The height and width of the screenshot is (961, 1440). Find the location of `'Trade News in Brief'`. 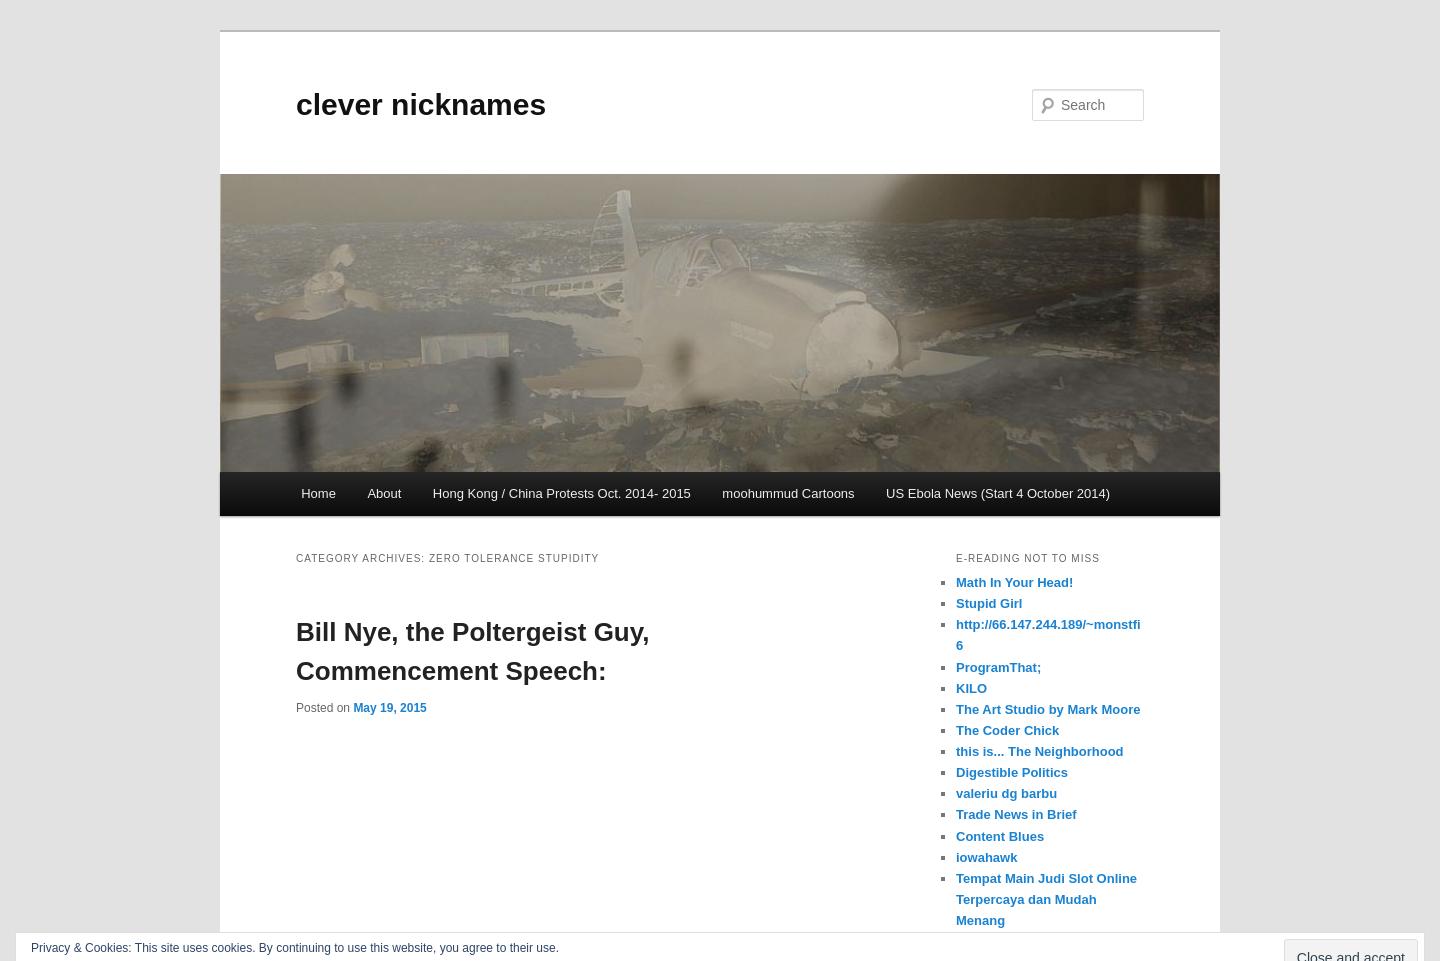

'Trade News in Brief' is located at coordinates (1015, 814).